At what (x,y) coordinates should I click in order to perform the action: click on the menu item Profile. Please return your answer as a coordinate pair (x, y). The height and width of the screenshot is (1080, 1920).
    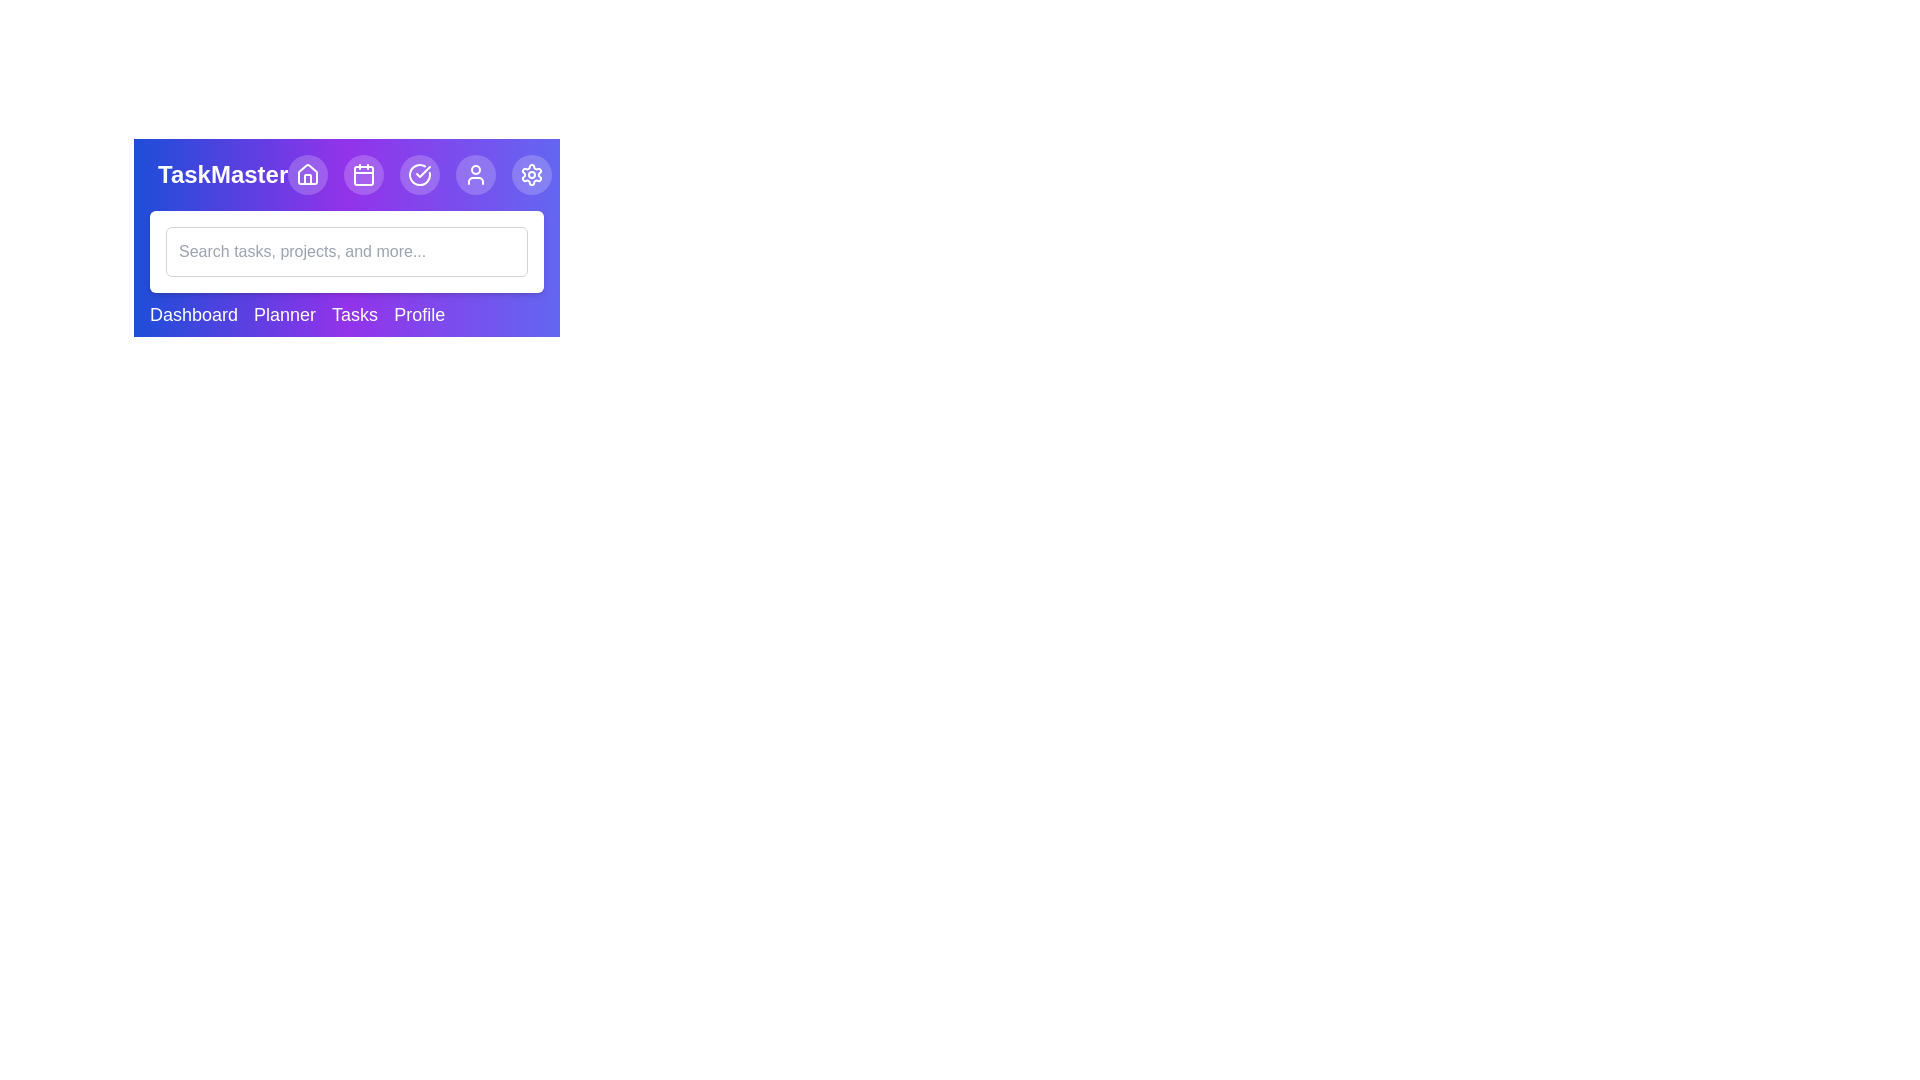
    Looking at the image, I should click on (417, 315).